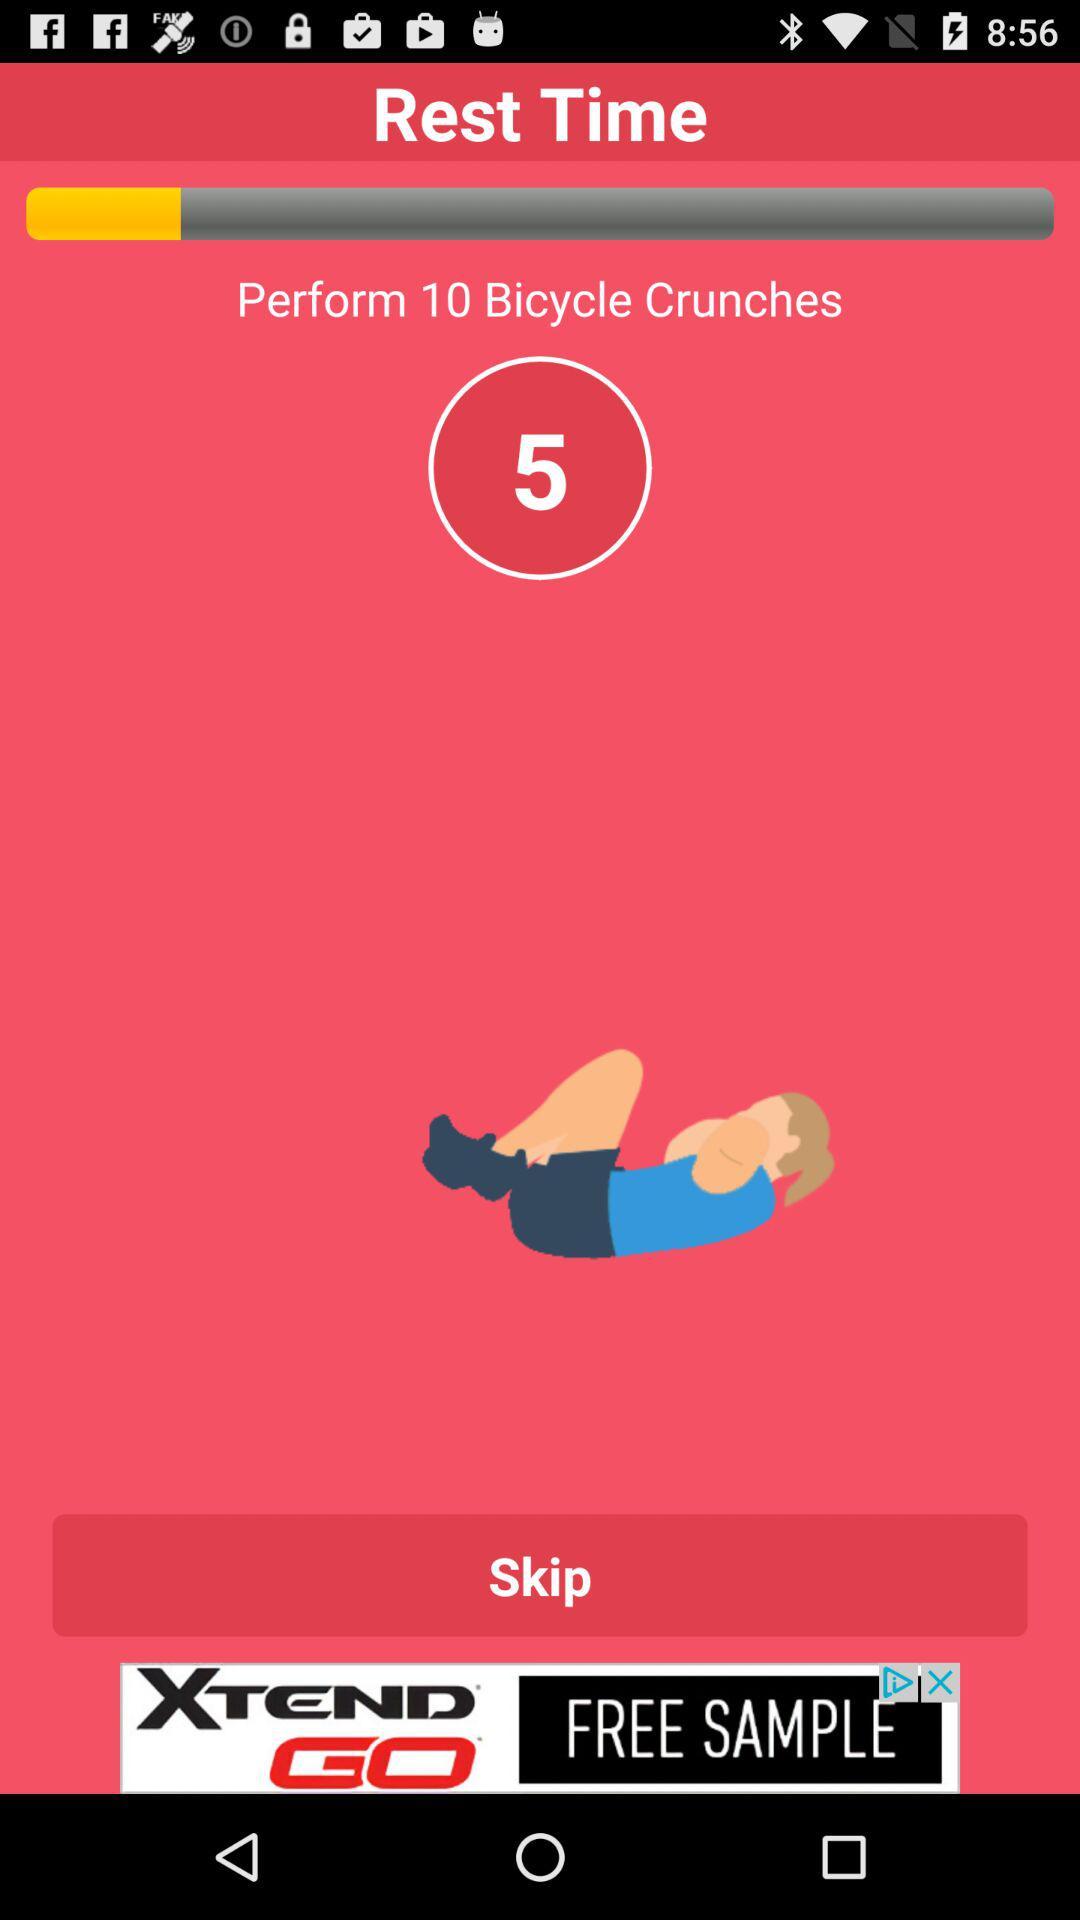 The width and height of the screenshot is (1080, 1920). I want to click on click on xtend go advertisement, so click(540, 1727).